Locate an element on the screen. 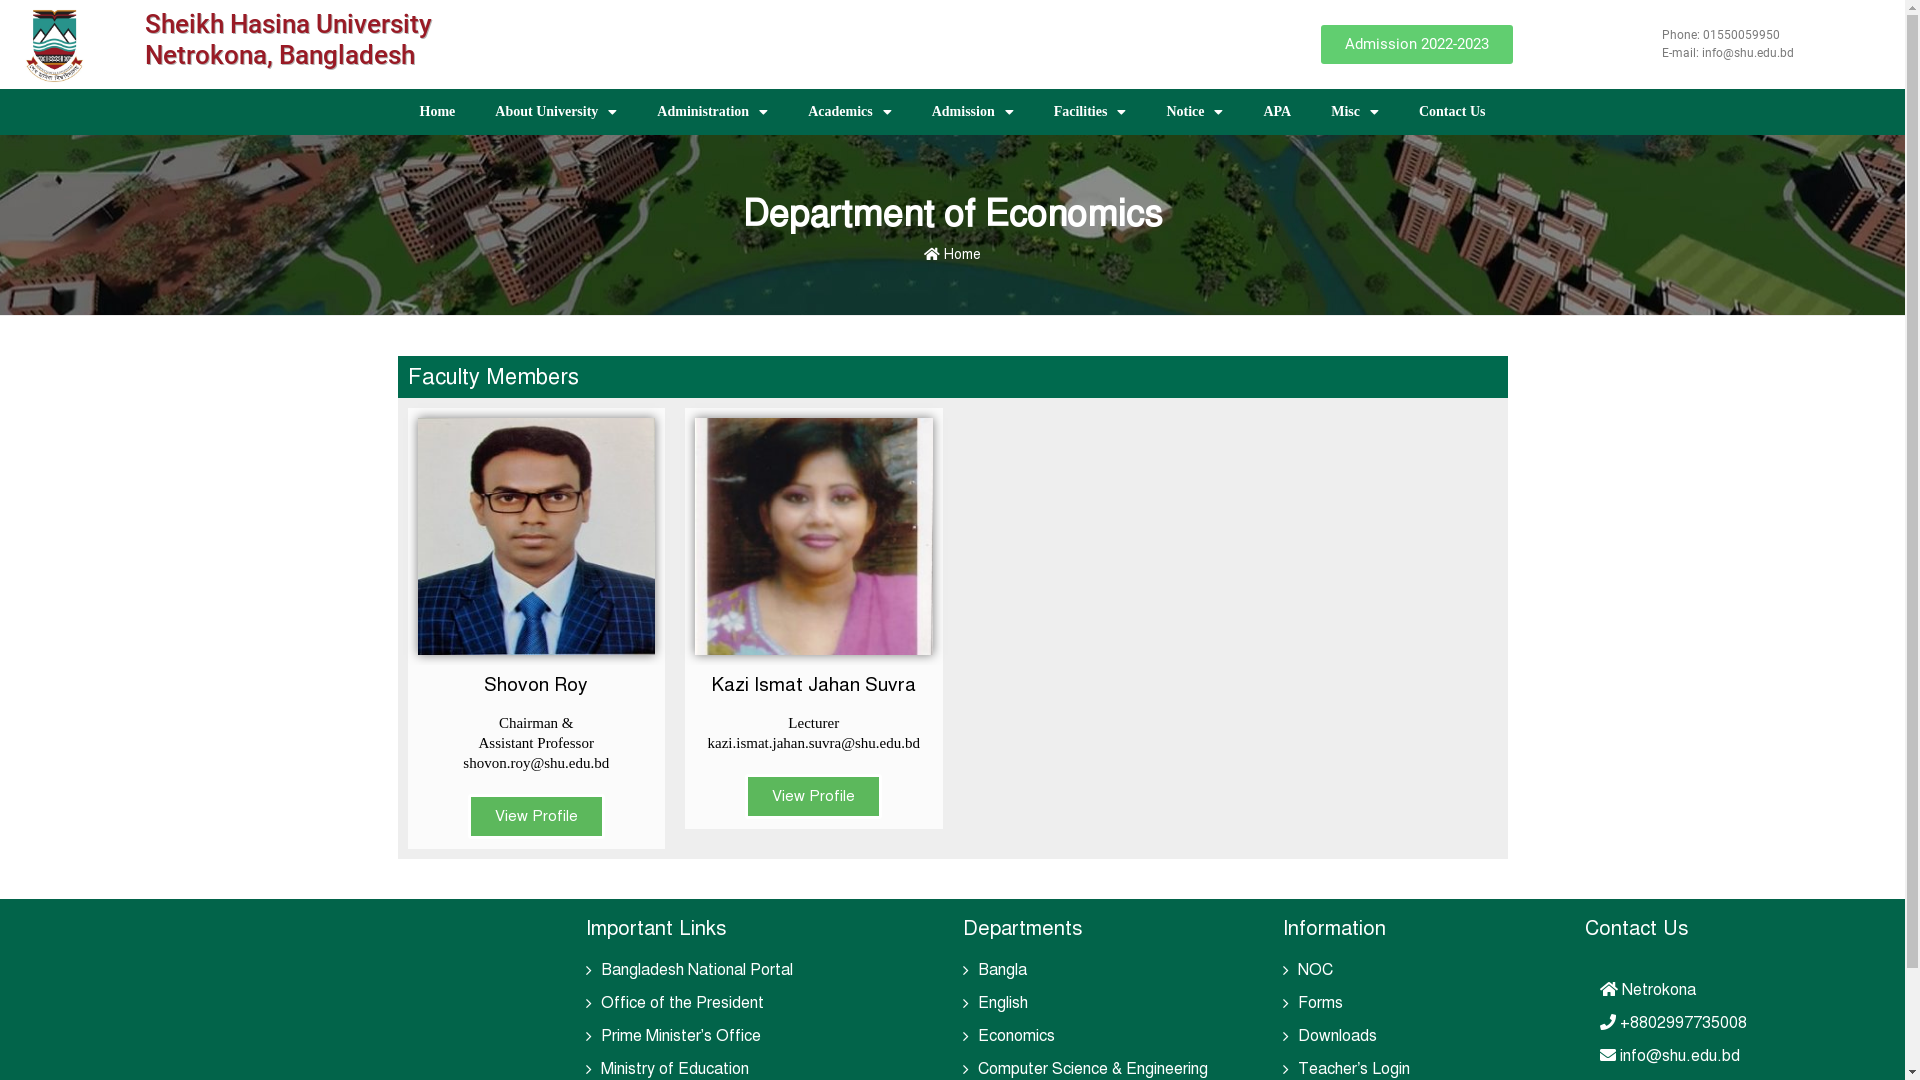 The image size is (1920, 1080). 'Kazi Ismat Jahan Shuvra (Eco)' is located at coordinates (814, 535).